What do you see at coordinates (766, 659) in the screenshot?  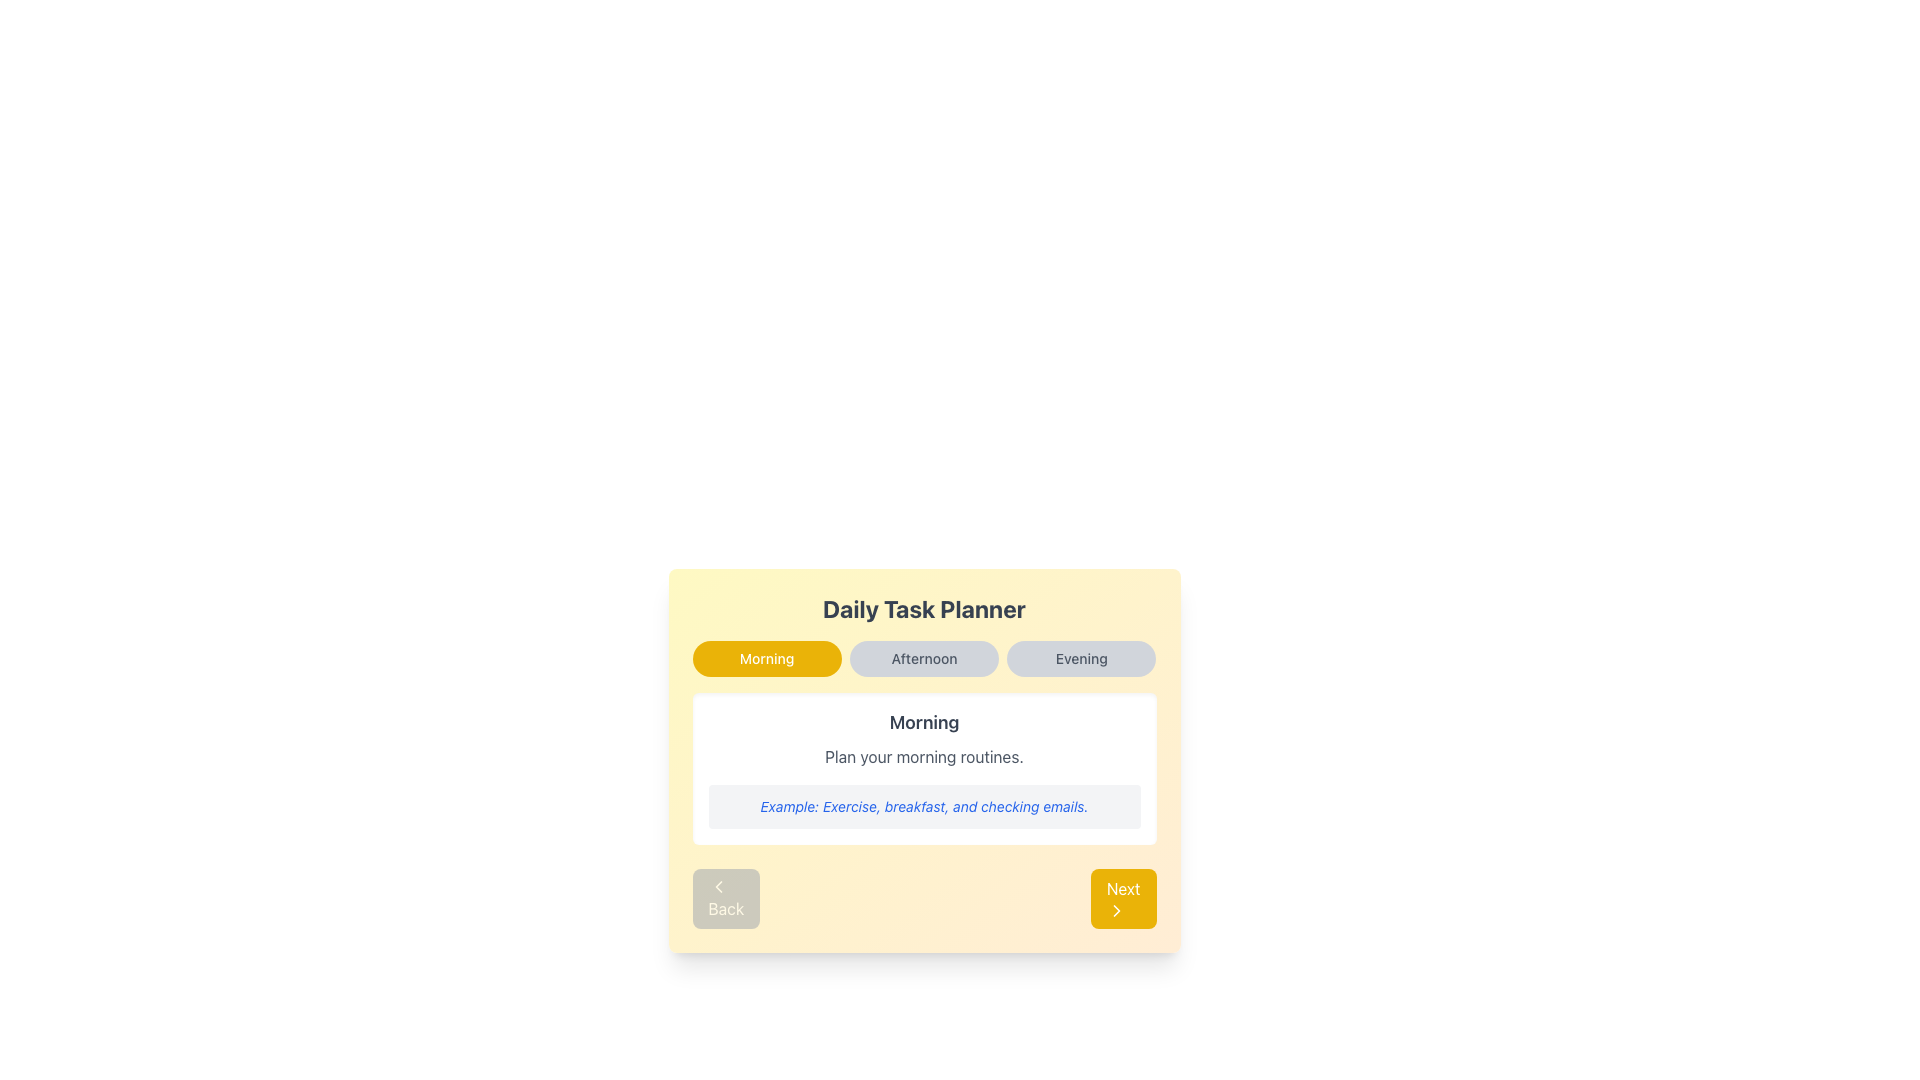 I see `the 'Morning' time slot button` at bounding box center [766, 659].